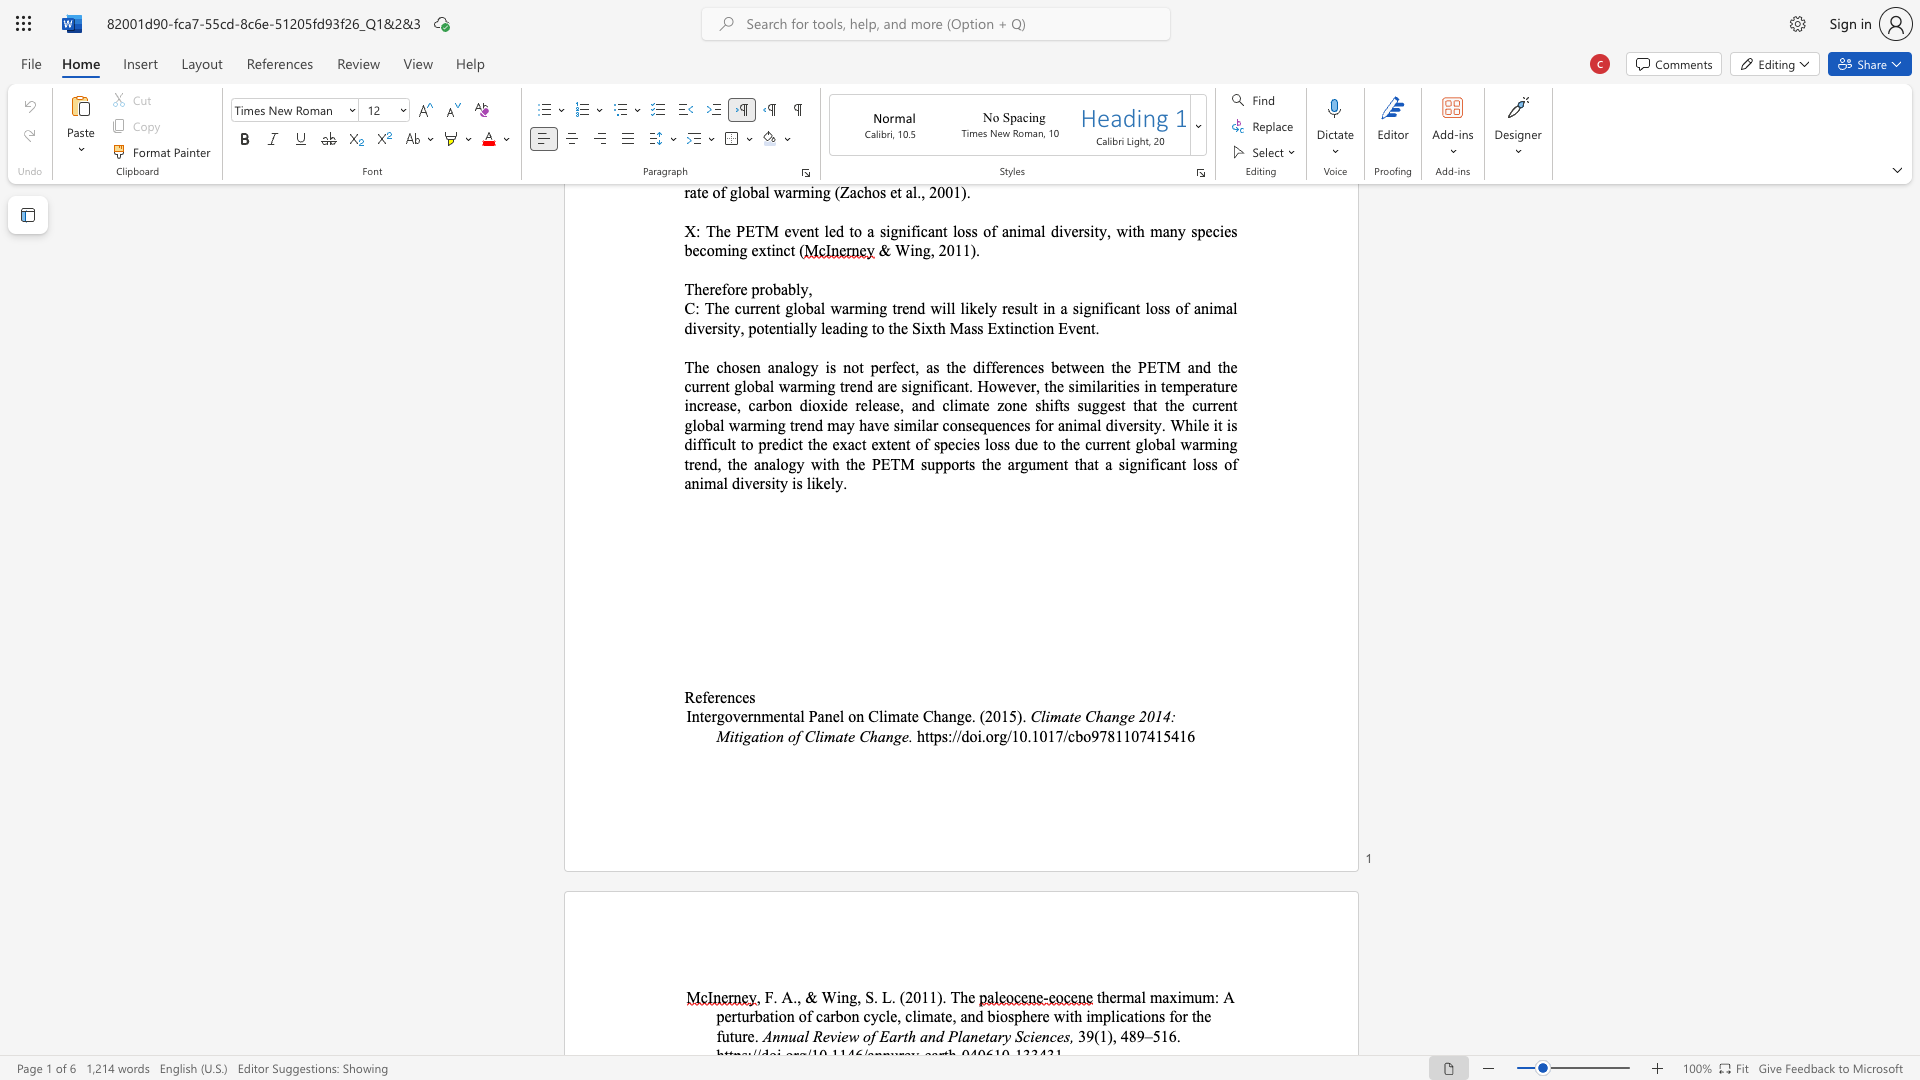 The height and width of the screenshot is (1080, 1920). What do you see at coordinates (1216, 997) in the screenshot?
I see `the 1th character ":" in the text` at bounding box center [1216, 997].